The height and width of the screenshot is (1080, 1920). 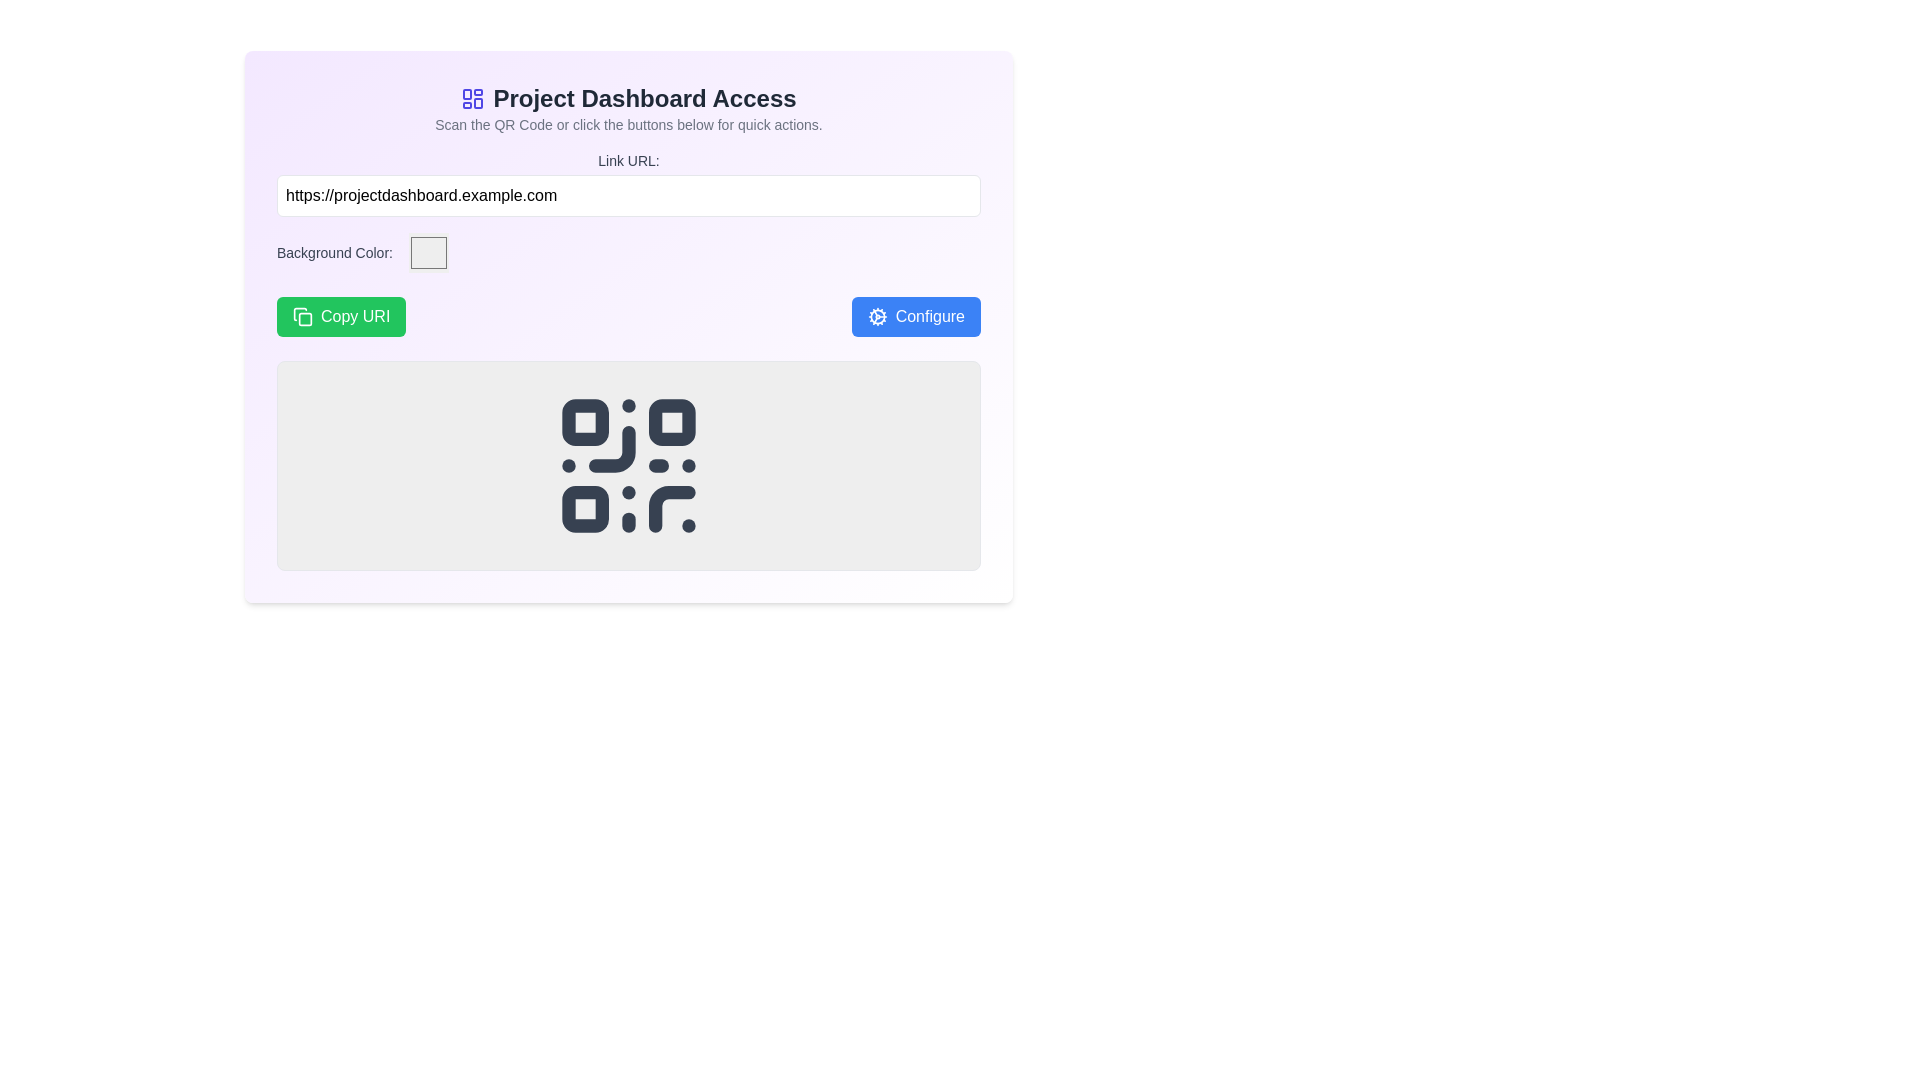 I want to click on the graphical shape located in the top right quadrant of the QR code, so click(x=611, y=448).